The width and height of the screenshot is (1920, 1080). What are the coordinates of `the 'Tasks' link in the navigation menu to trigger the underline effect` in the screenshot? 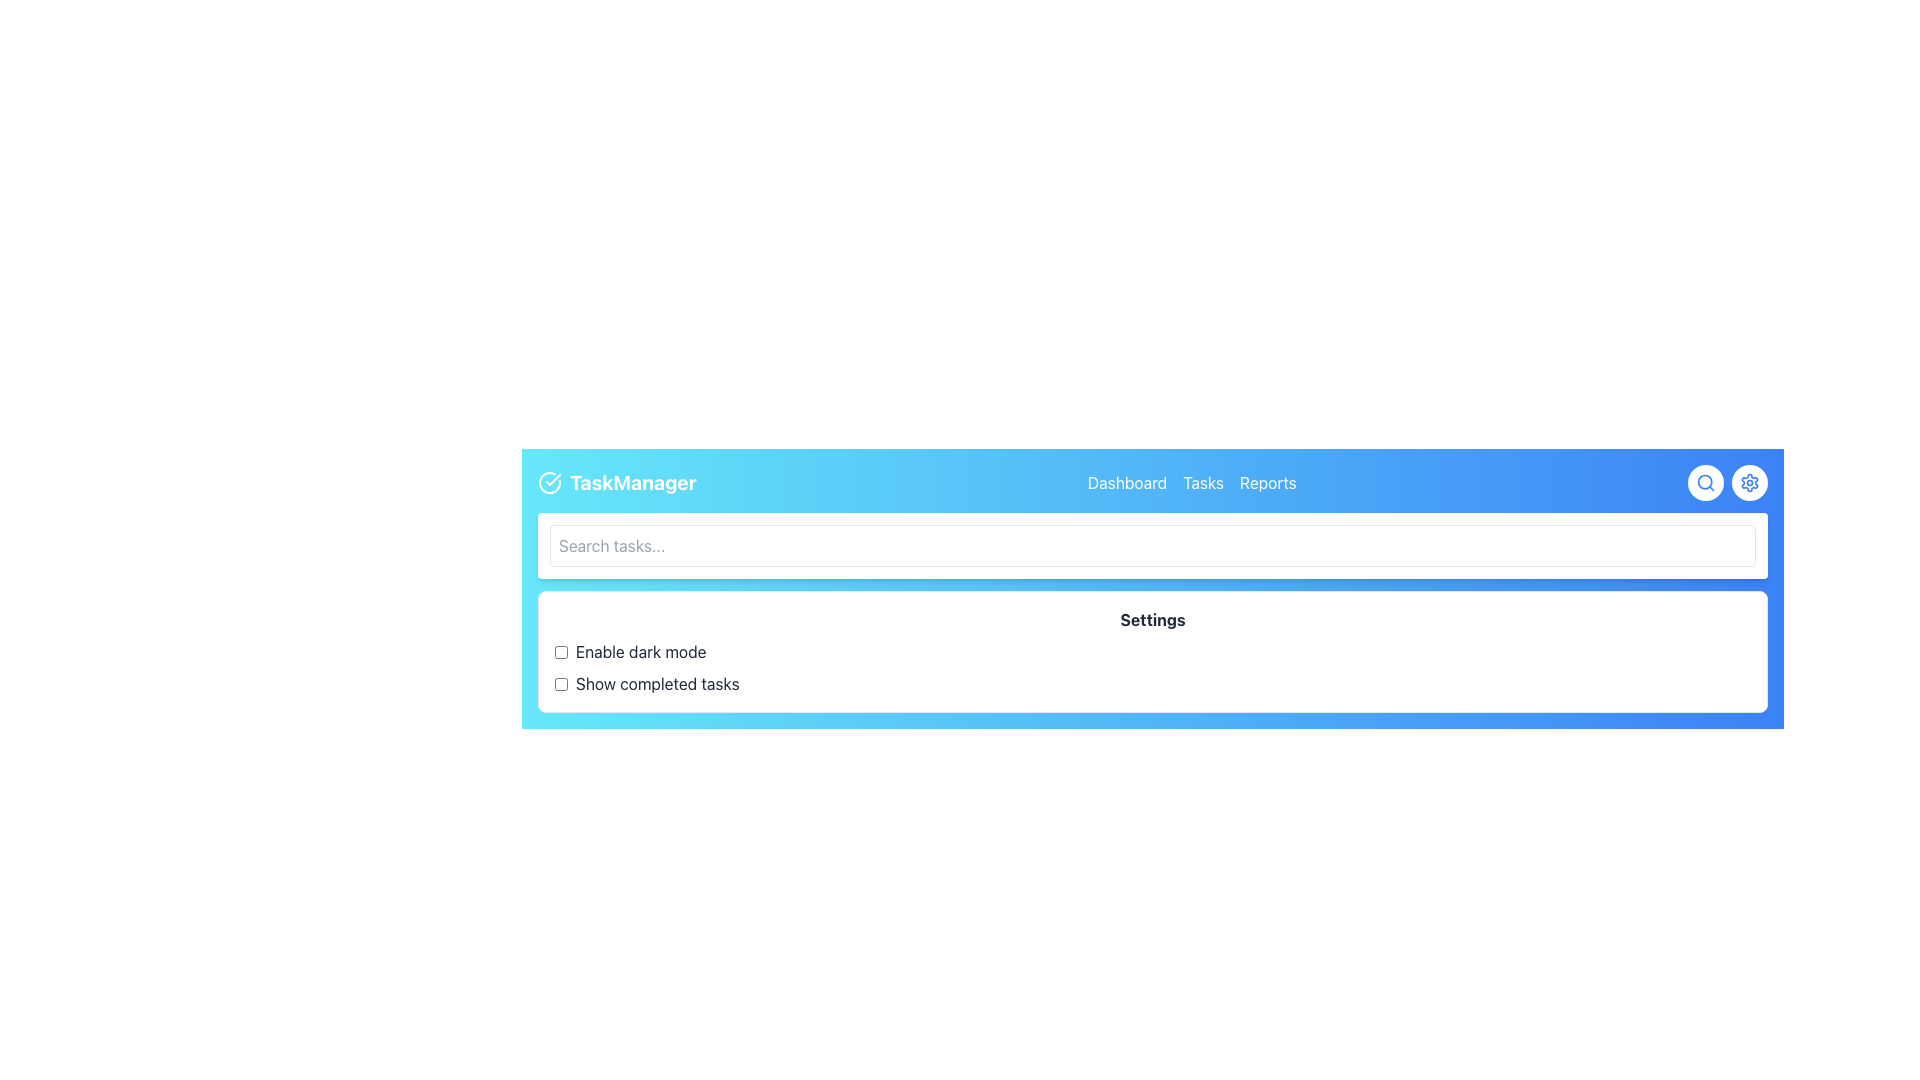 It's located at (1202, 482).